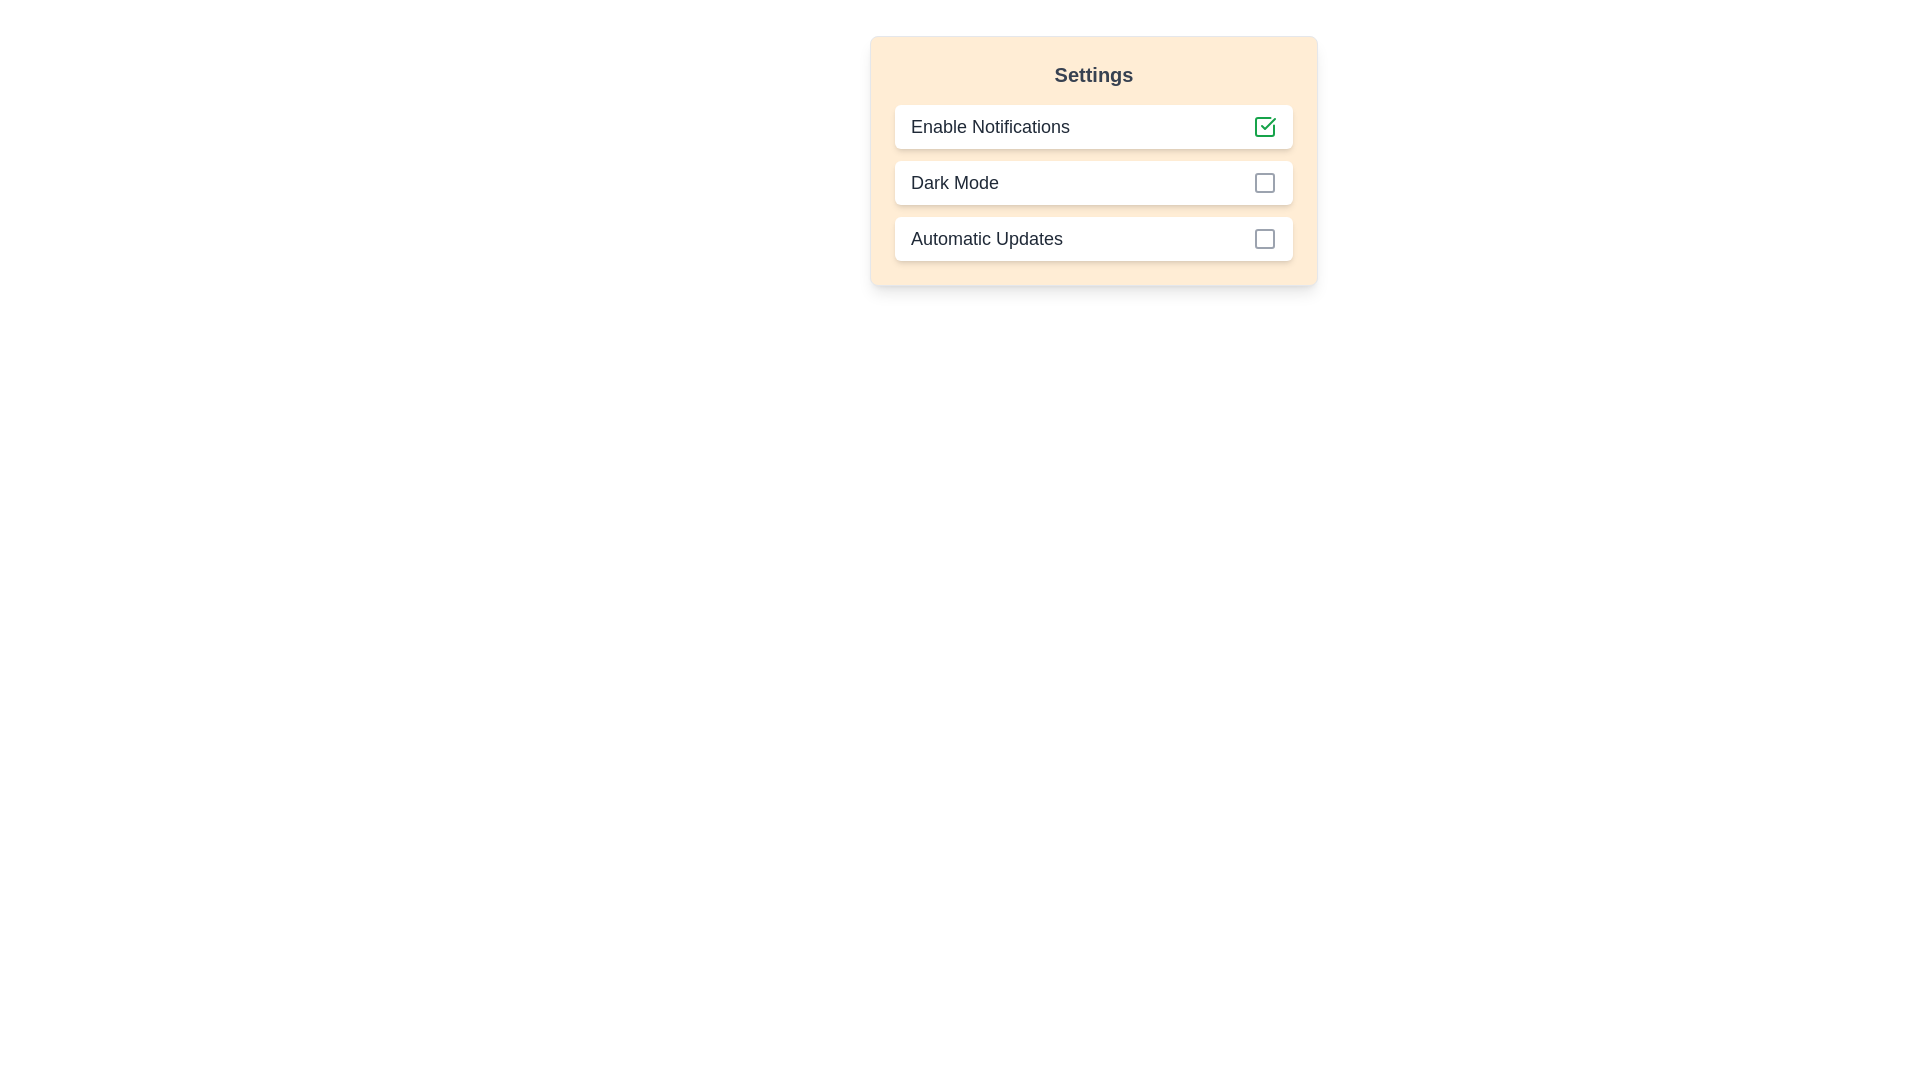  Describe the element at coordinates (1264, 238) in the screenshot. I see `the decorative square element inside the checkbox for 'Automatic Updates' in the 'Settings' pane` at that location.